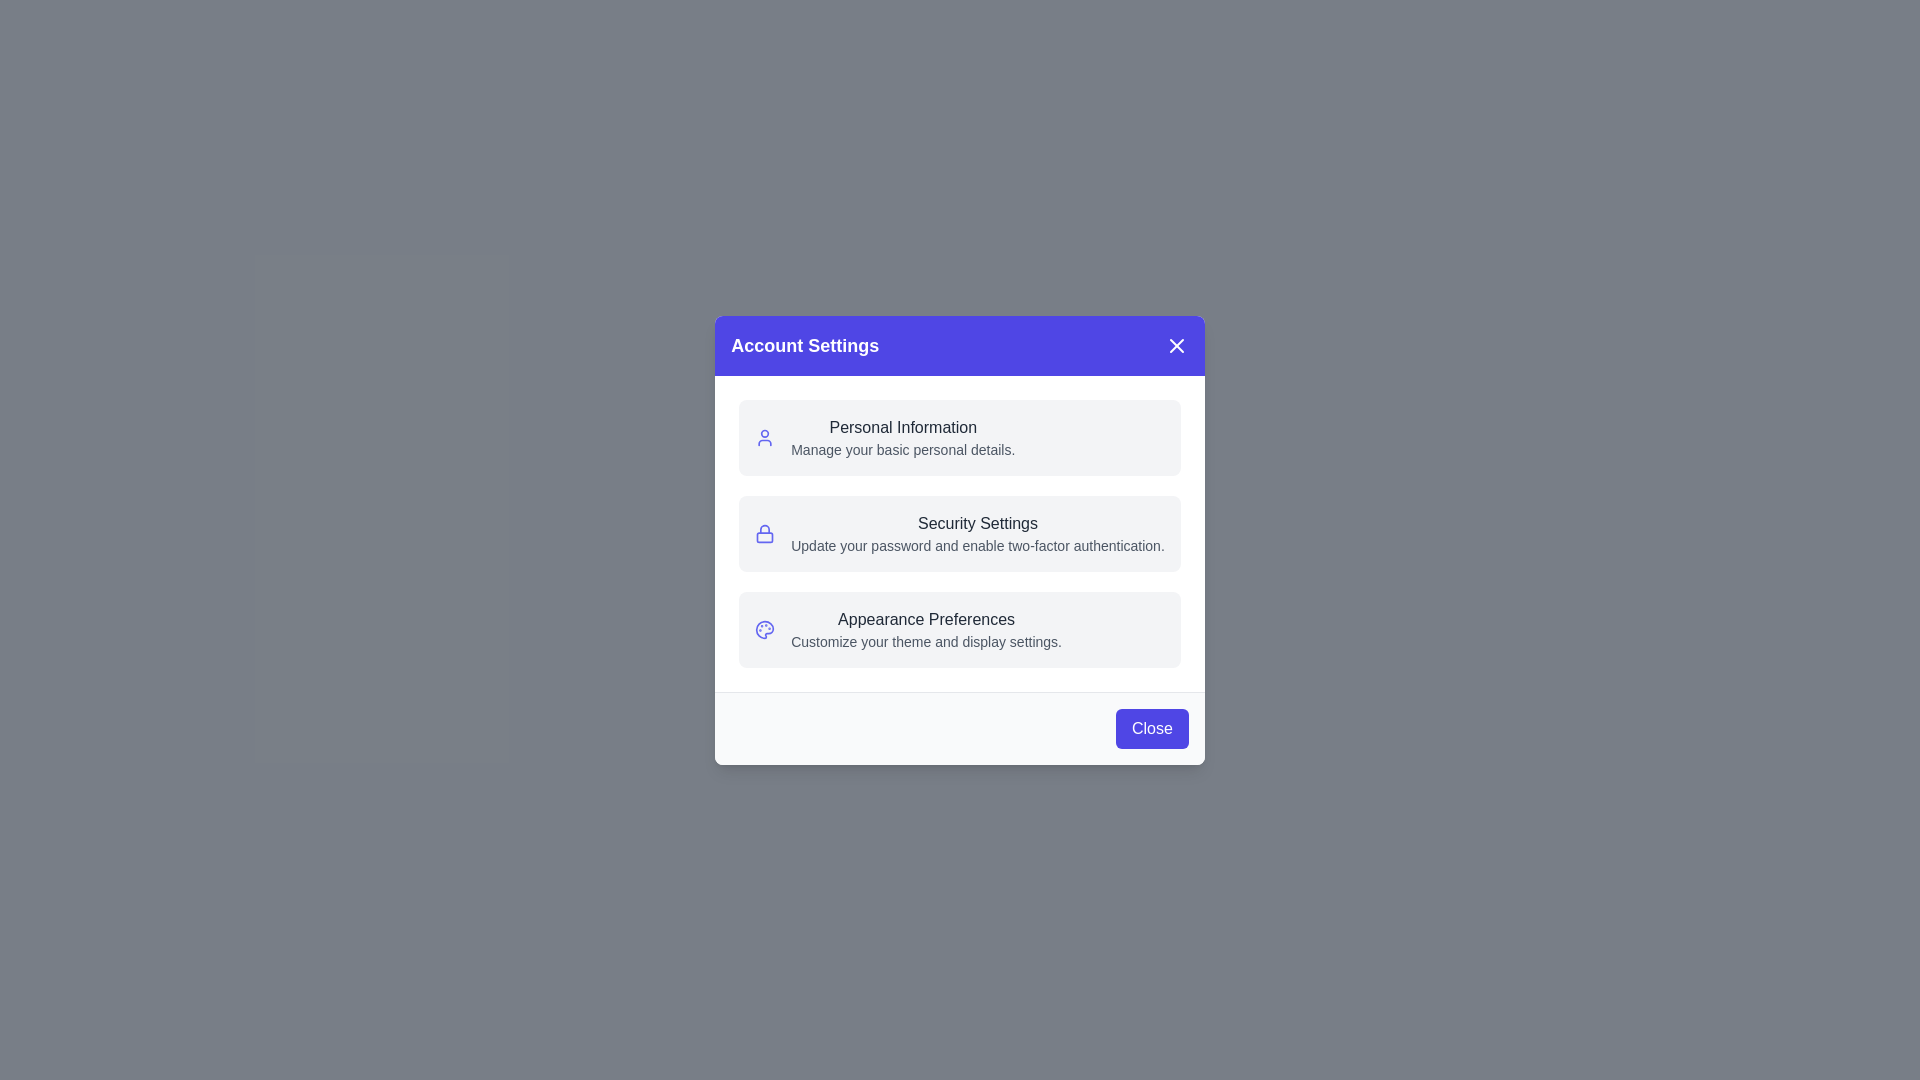  Describe the element at coordinates (925, 641) in the screenshot. I see `the text element styled in smaller gray text located below the 'Appearance Preferences' heading for copying` at that location.